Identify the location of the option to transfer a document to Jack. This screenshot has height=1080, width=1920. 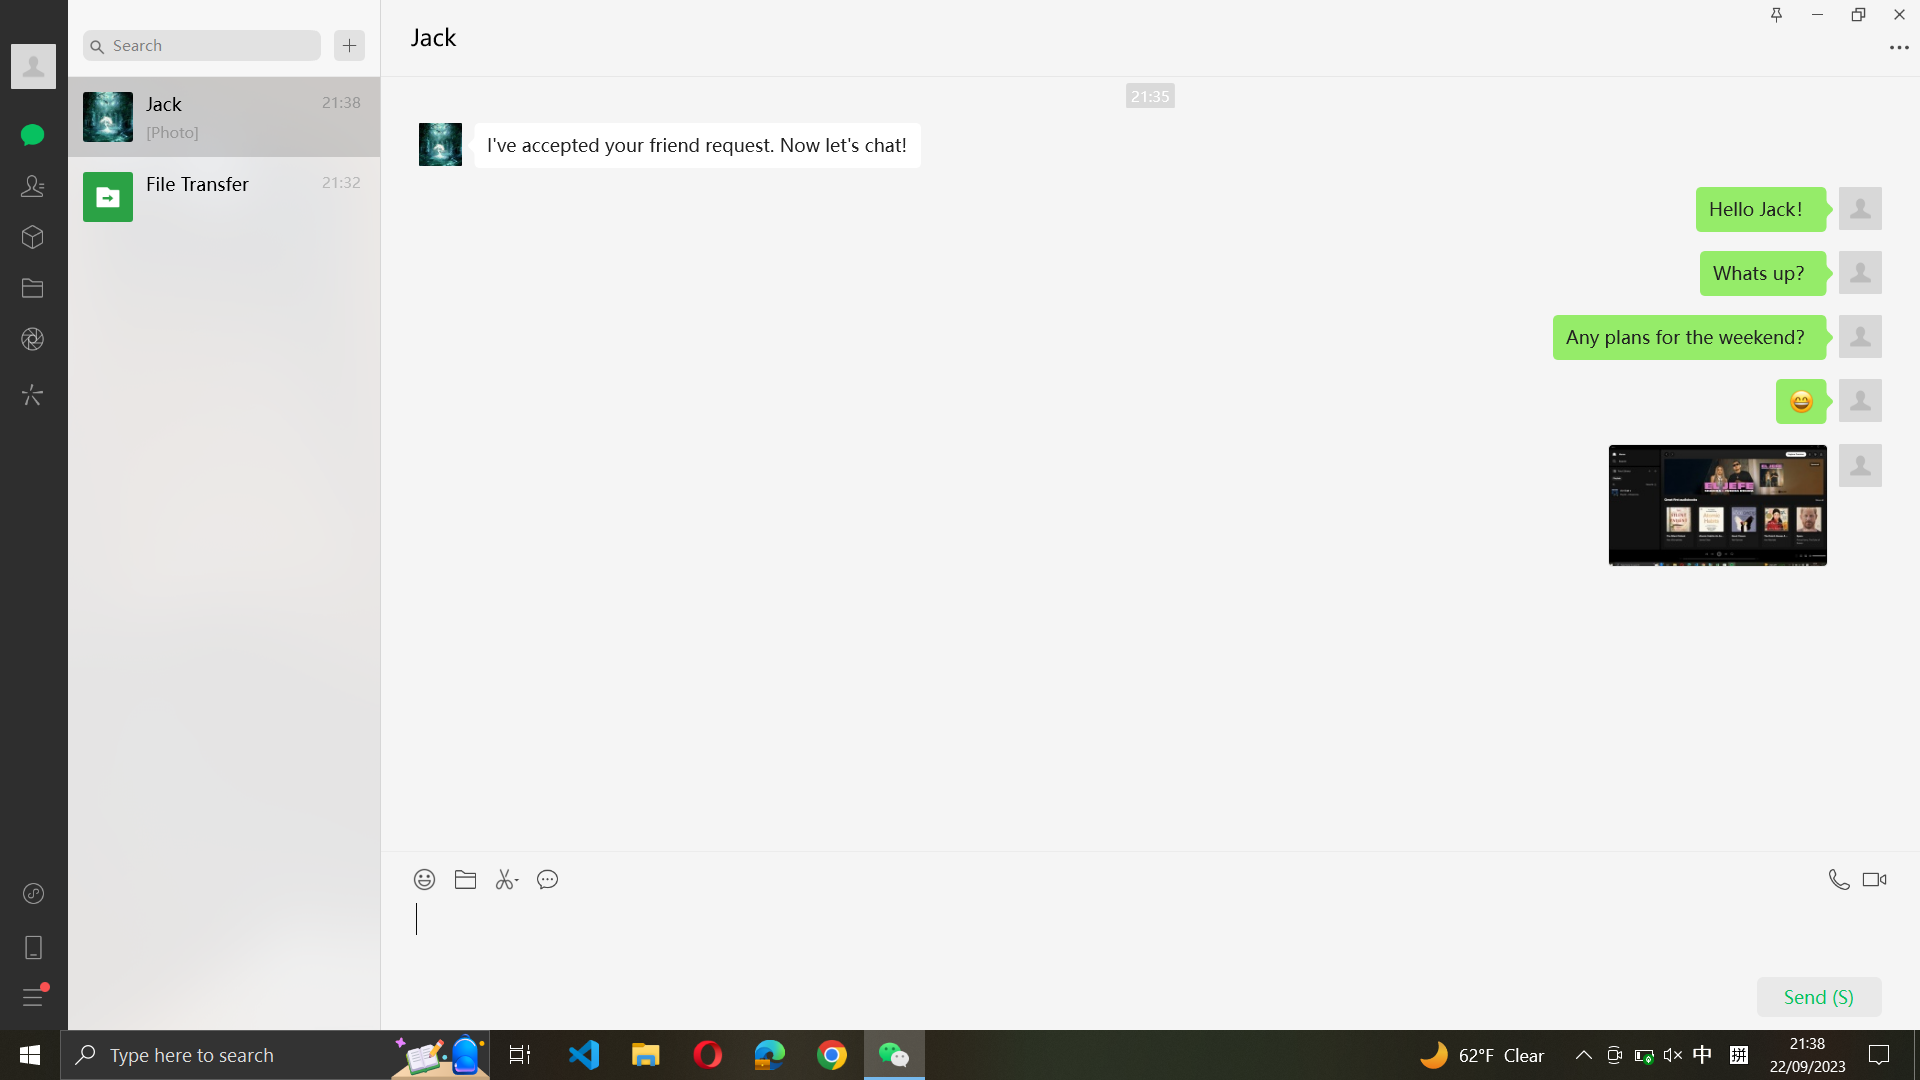
(466, 874).